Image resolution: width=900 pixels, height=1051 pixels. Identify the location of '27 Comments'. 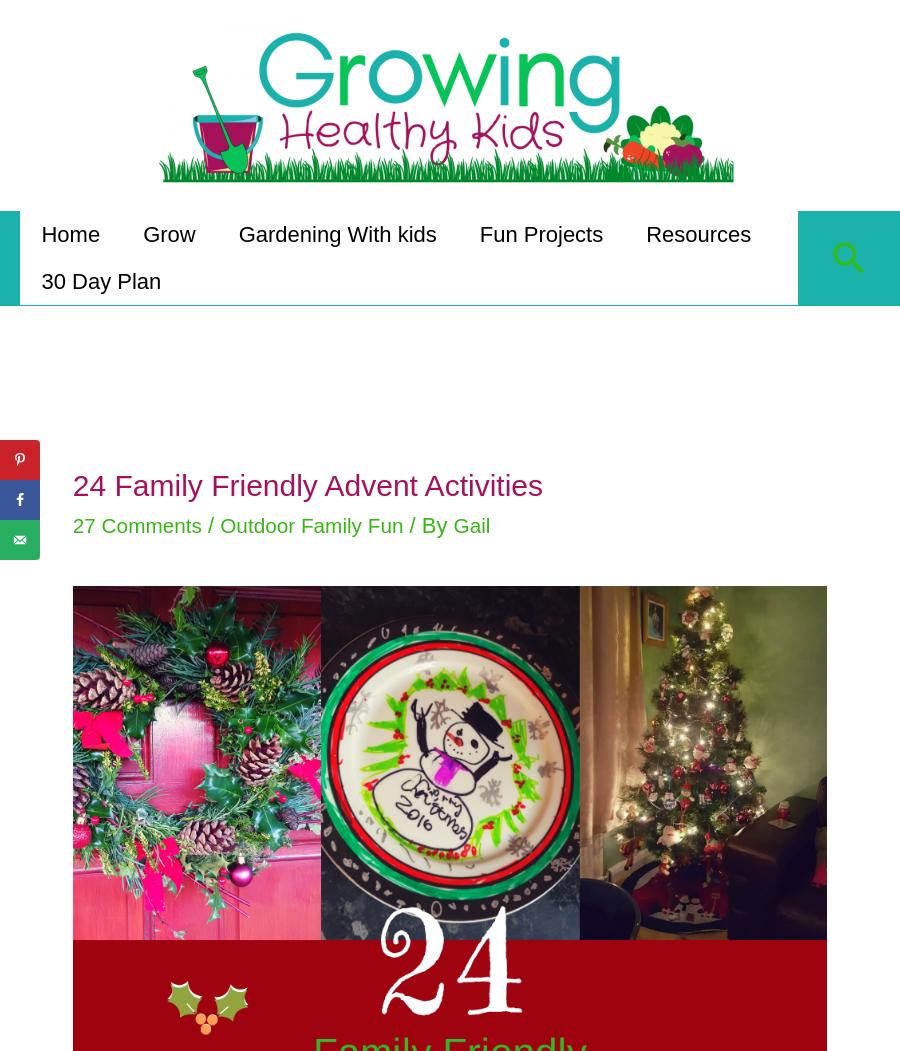
(140, 512).